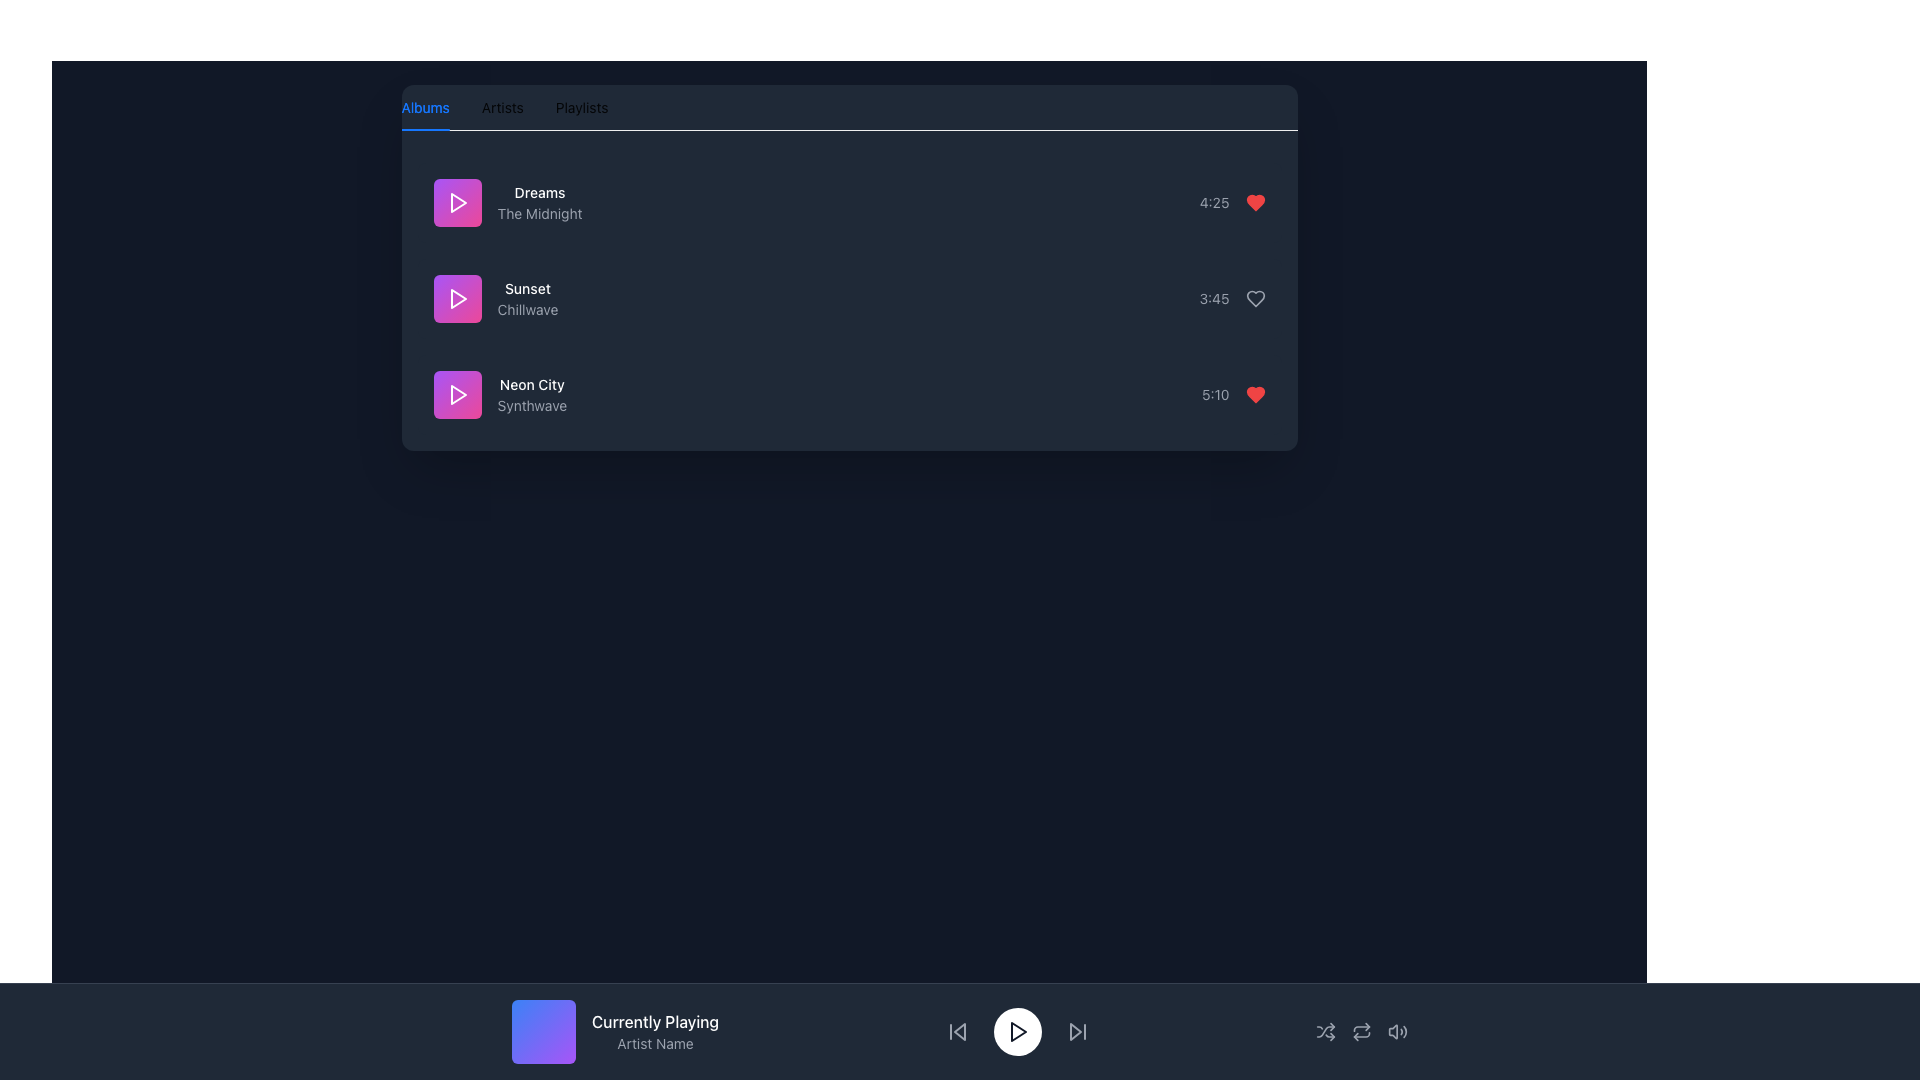 This screenshot has height=1080, width=1920. Describe the element at coordinates (456, 203) in the screenshot. I see `the play button for the song 'Dreams' by 'The Midnight'` at that location.